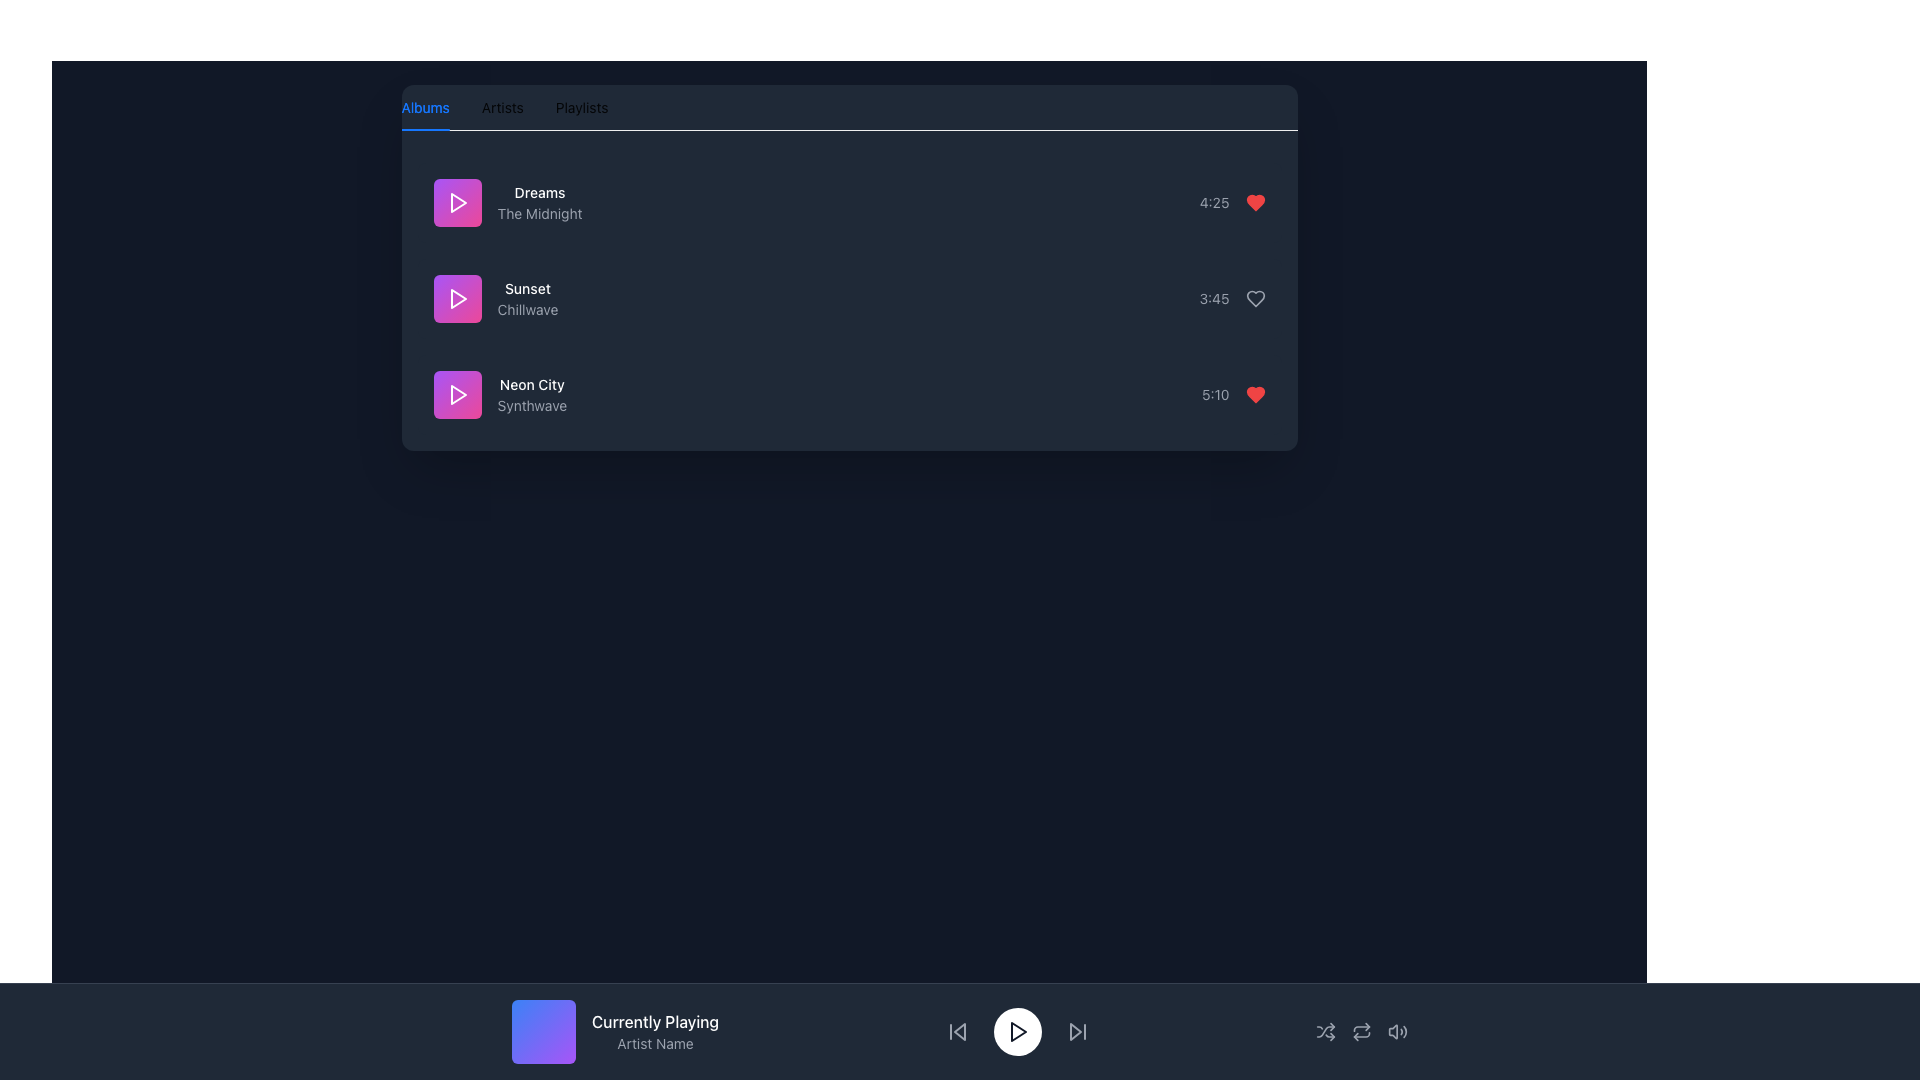 This screenshot has height=1080, width=1920. Describe the element at coordinates (456, 203) in the screenshot. I see `the play button for the song 'Dreams' by 'The Midnight'` at that location.